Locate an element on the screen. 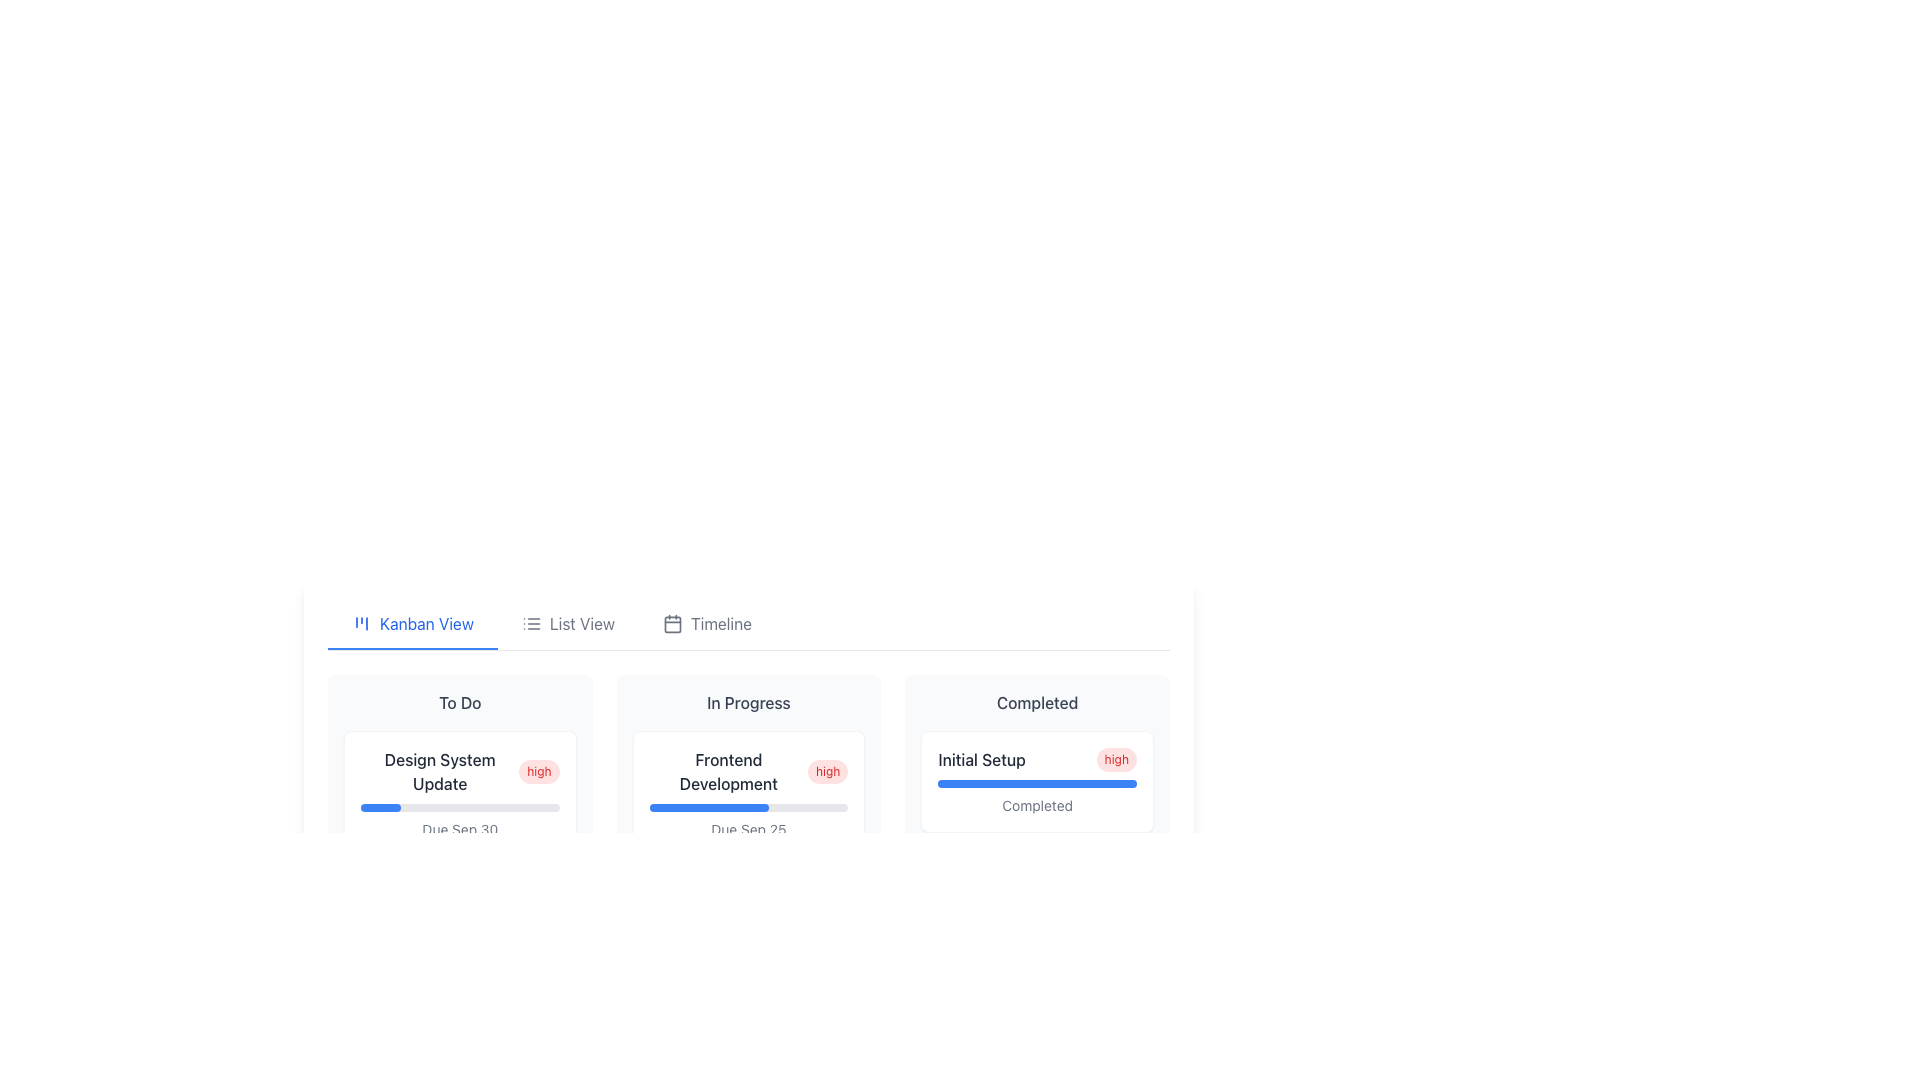 This screenshot has height=1080, width=1920. the 'Frontend Development' task card is located at coordinates (747, 798).